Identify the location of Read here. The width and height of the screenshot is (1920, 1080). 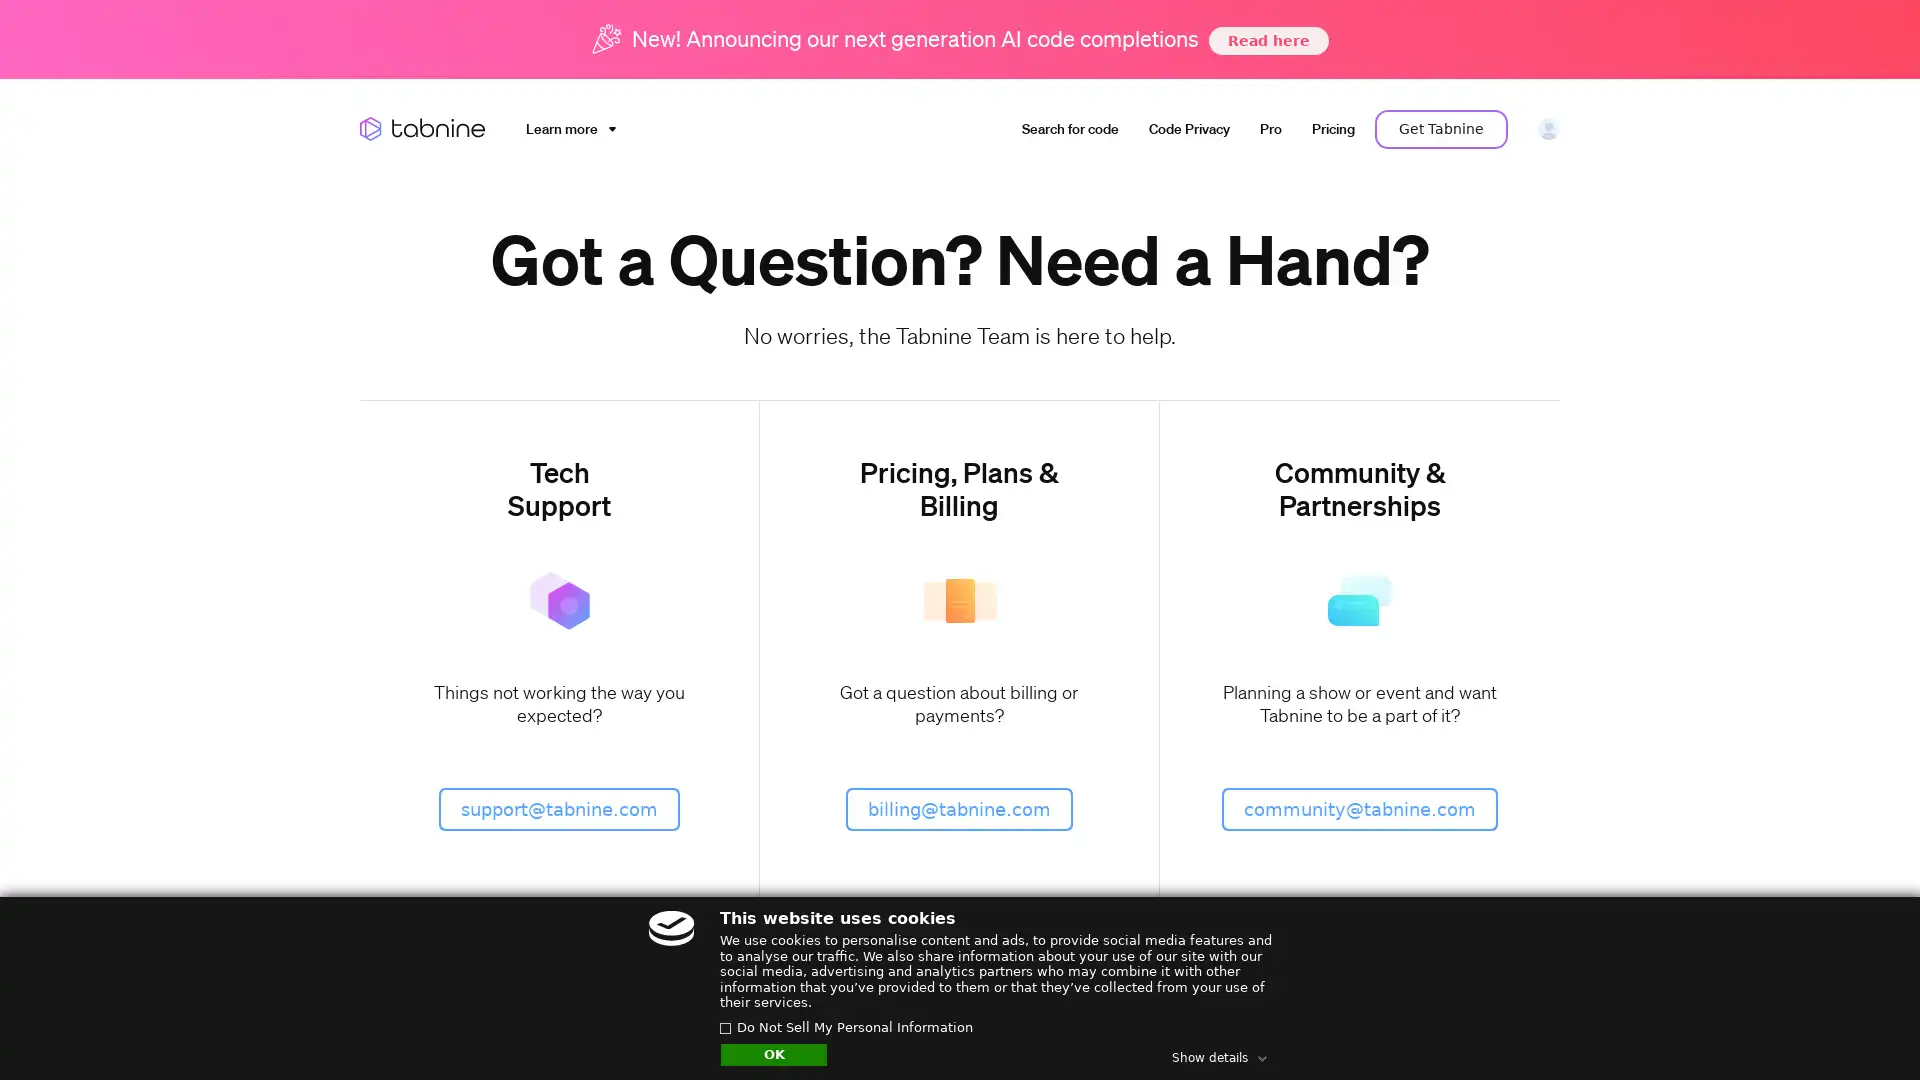
(1266, 39).